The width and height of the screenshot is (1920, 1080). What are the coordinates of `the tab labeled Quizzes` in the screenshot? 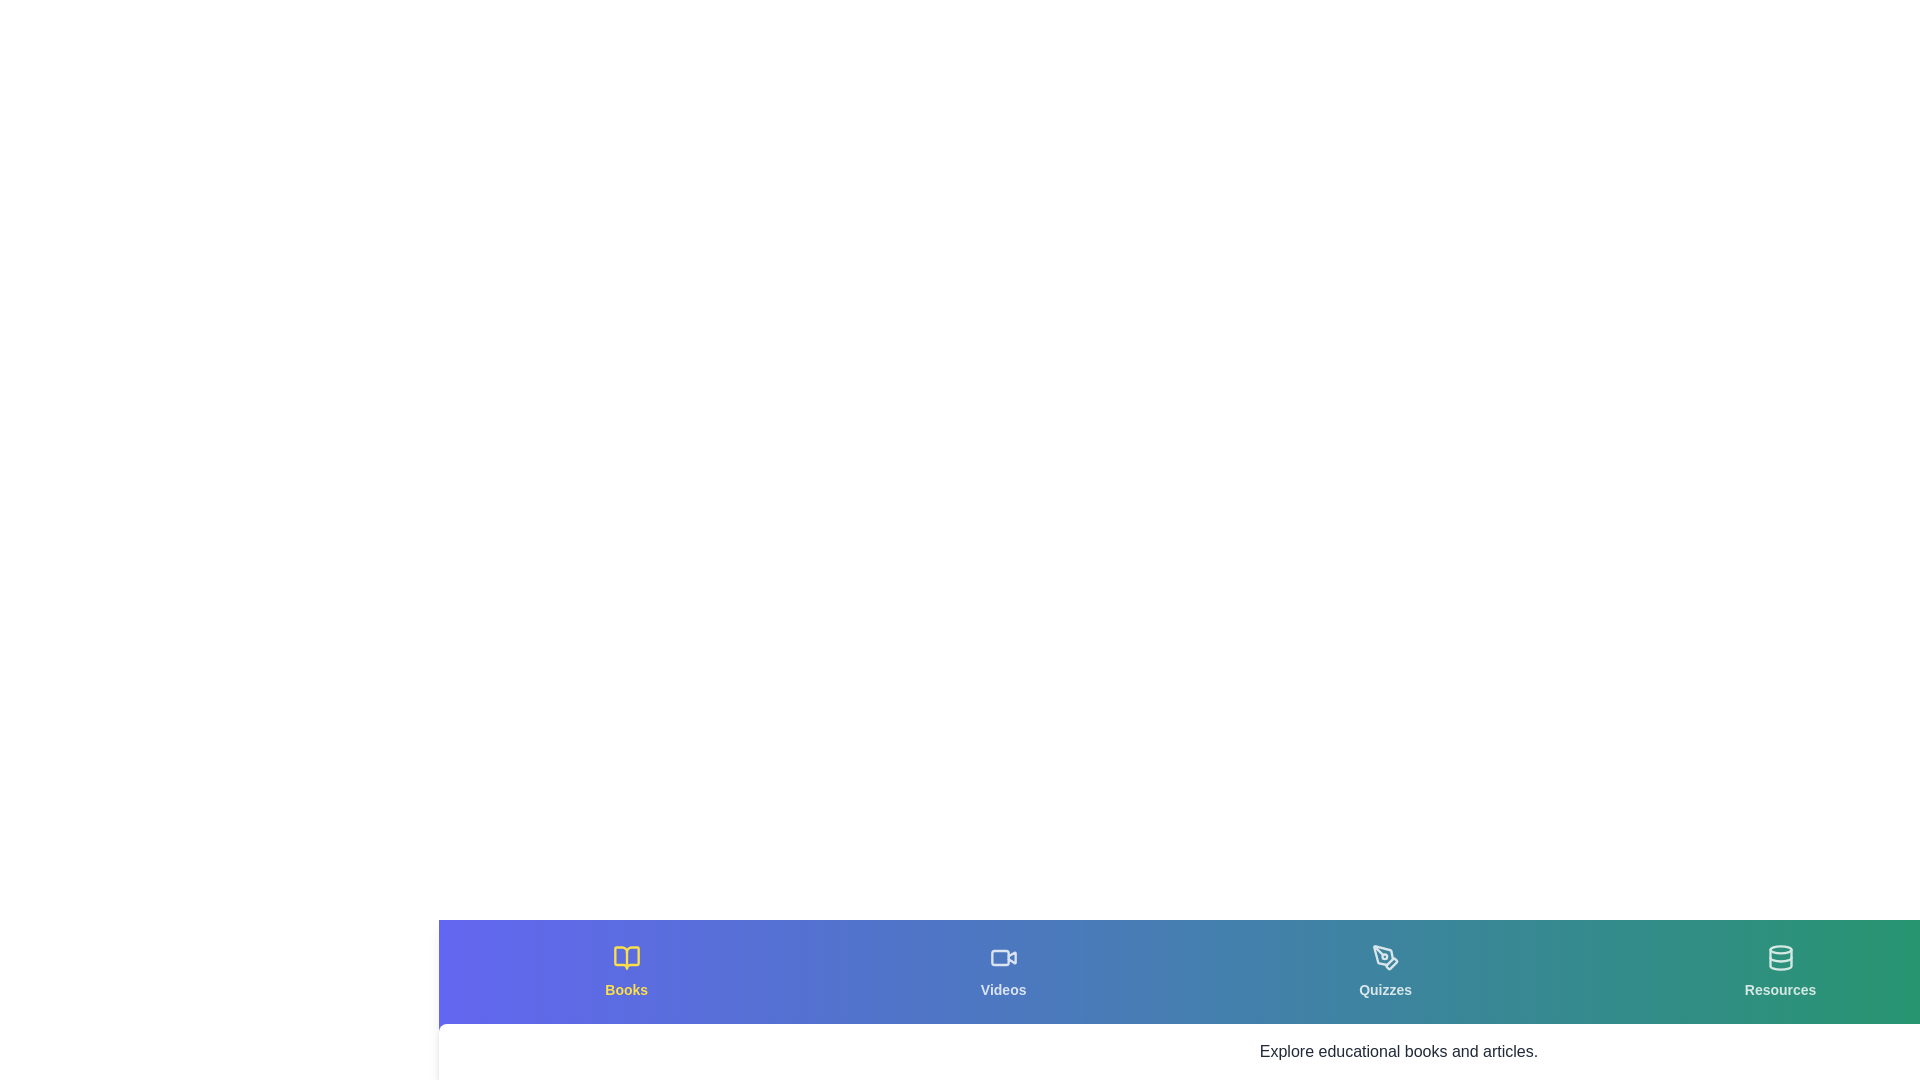 It's located at (1384, 971).